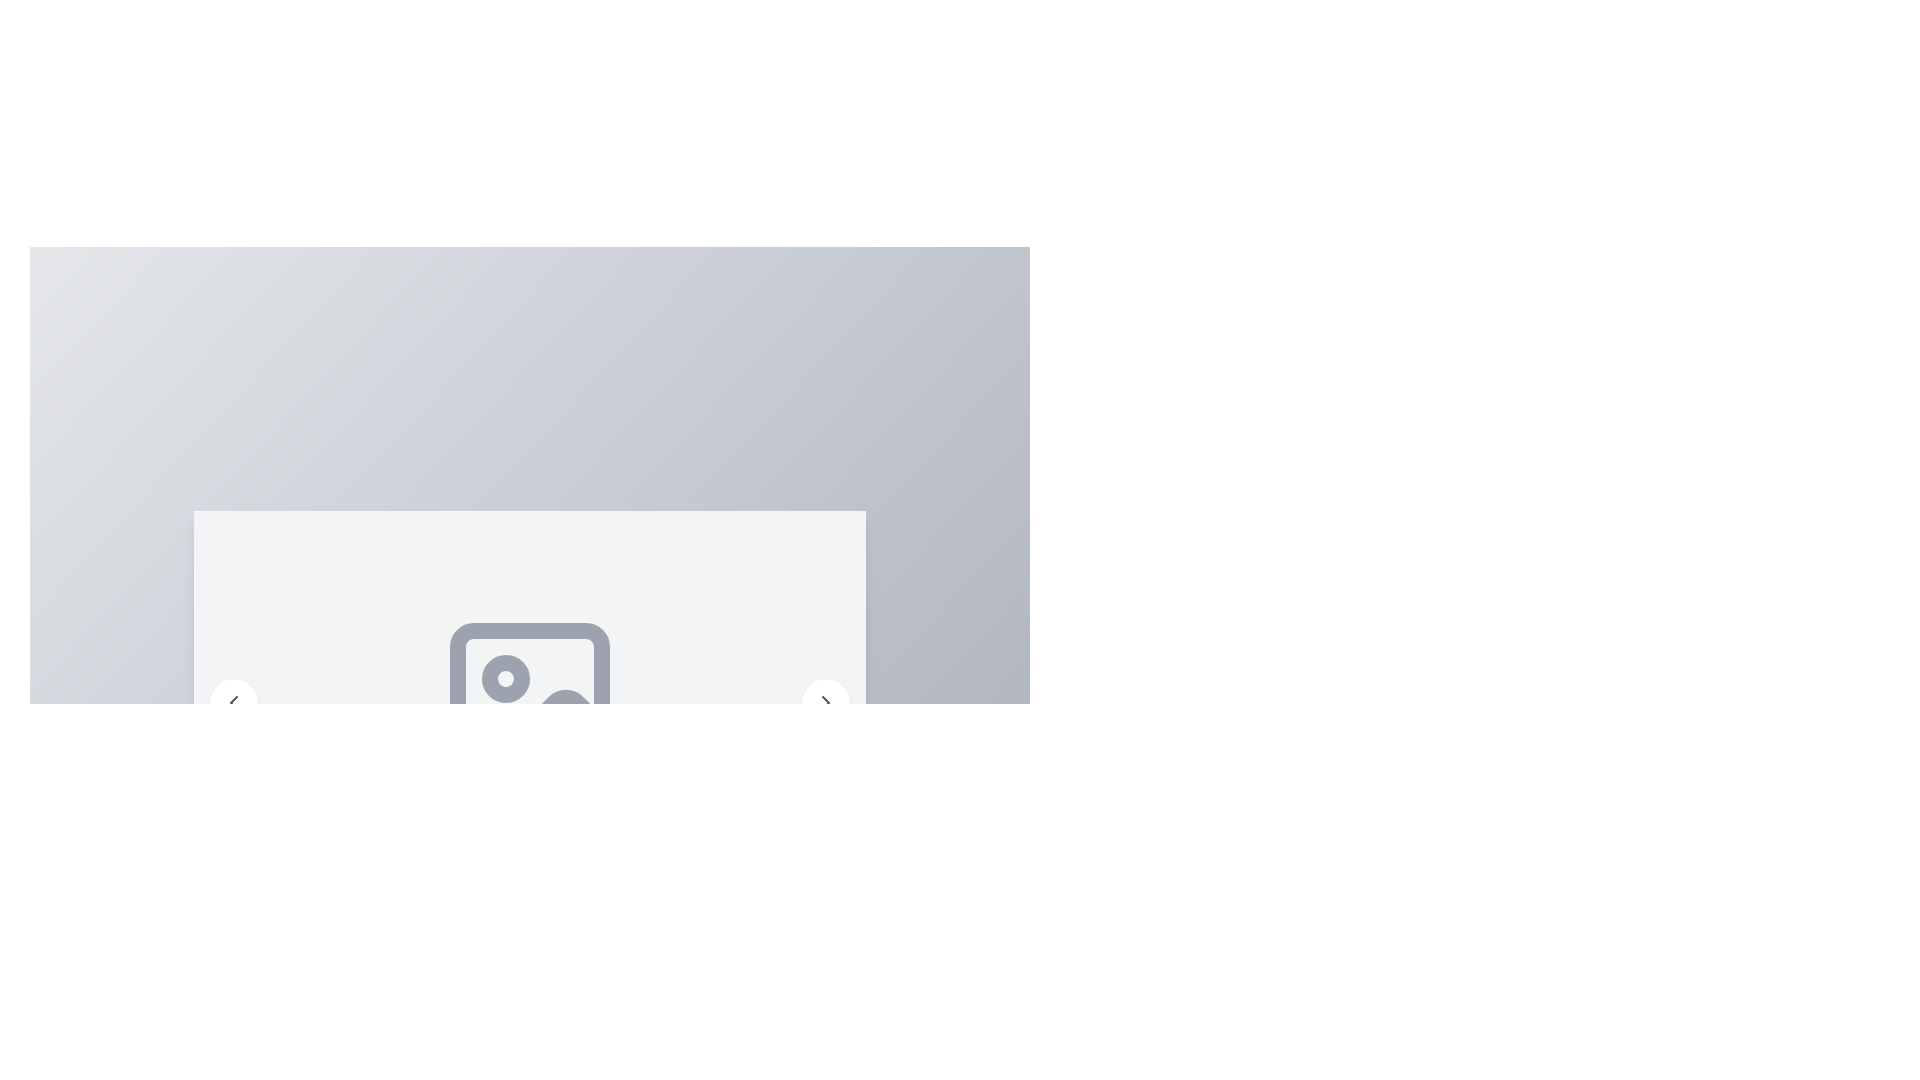  What do you see at coordinates (825, 701) in the screenshot?
I see `the small triangular arrow shape pointing to the right, which serves as a chevron-right icon for navigation, located towards the bottom-right of the interface` at bounding box center [825, 701].